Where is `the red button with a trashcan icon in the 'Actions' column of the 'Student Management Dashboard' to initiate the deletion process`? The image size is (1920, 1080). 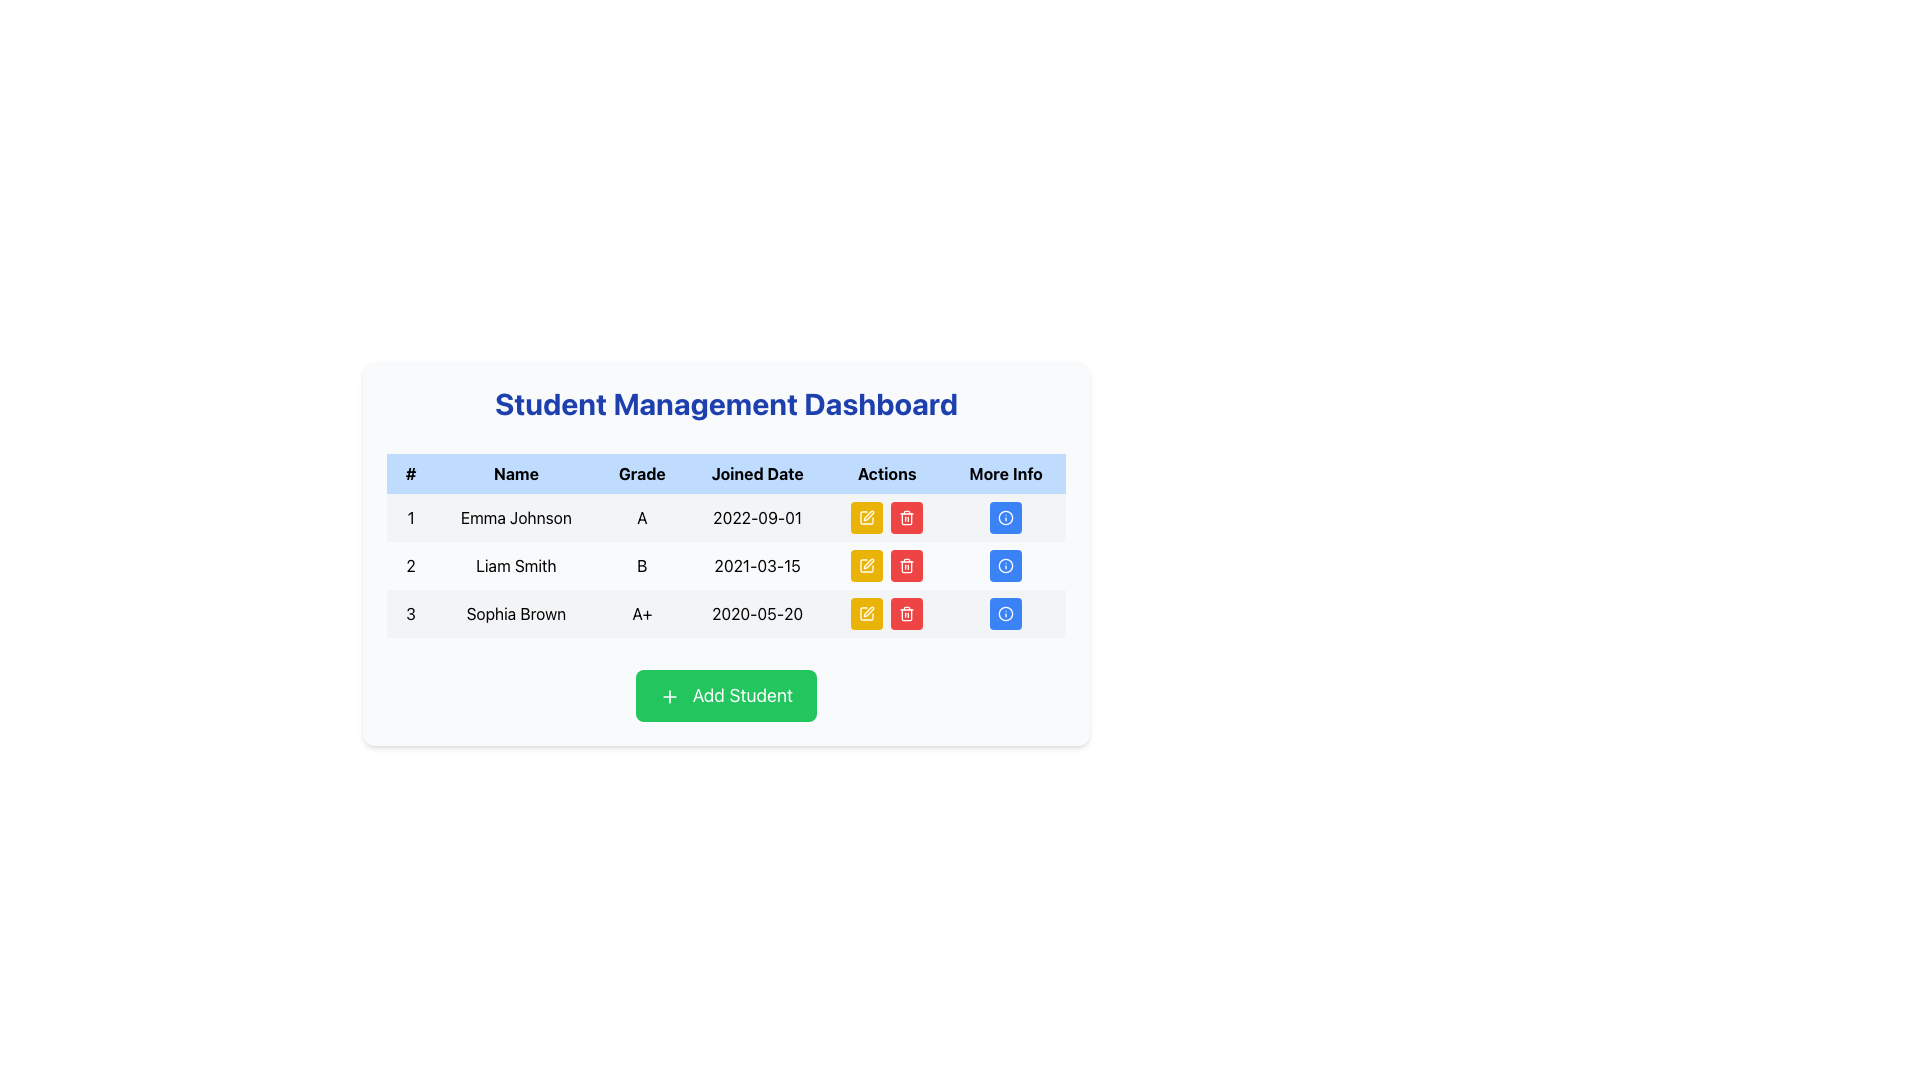 the red button with a trashcan icon in the 'Actions' column of the 'Student Management Dashboard' to initiate the deletion process is located at coordinates (906, 612).